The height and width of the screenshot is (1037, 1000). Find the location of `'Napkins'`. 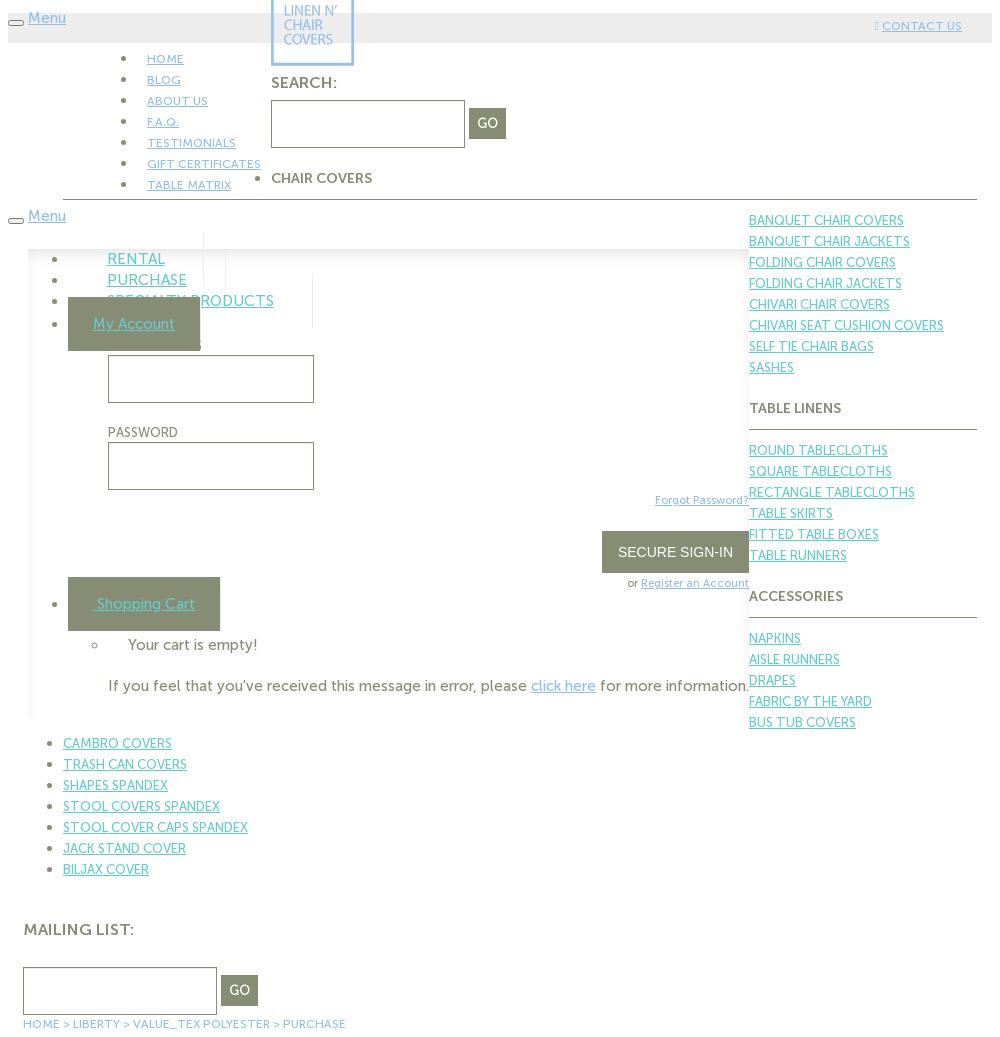

'Napkins' is located at coordinates (748, 638).